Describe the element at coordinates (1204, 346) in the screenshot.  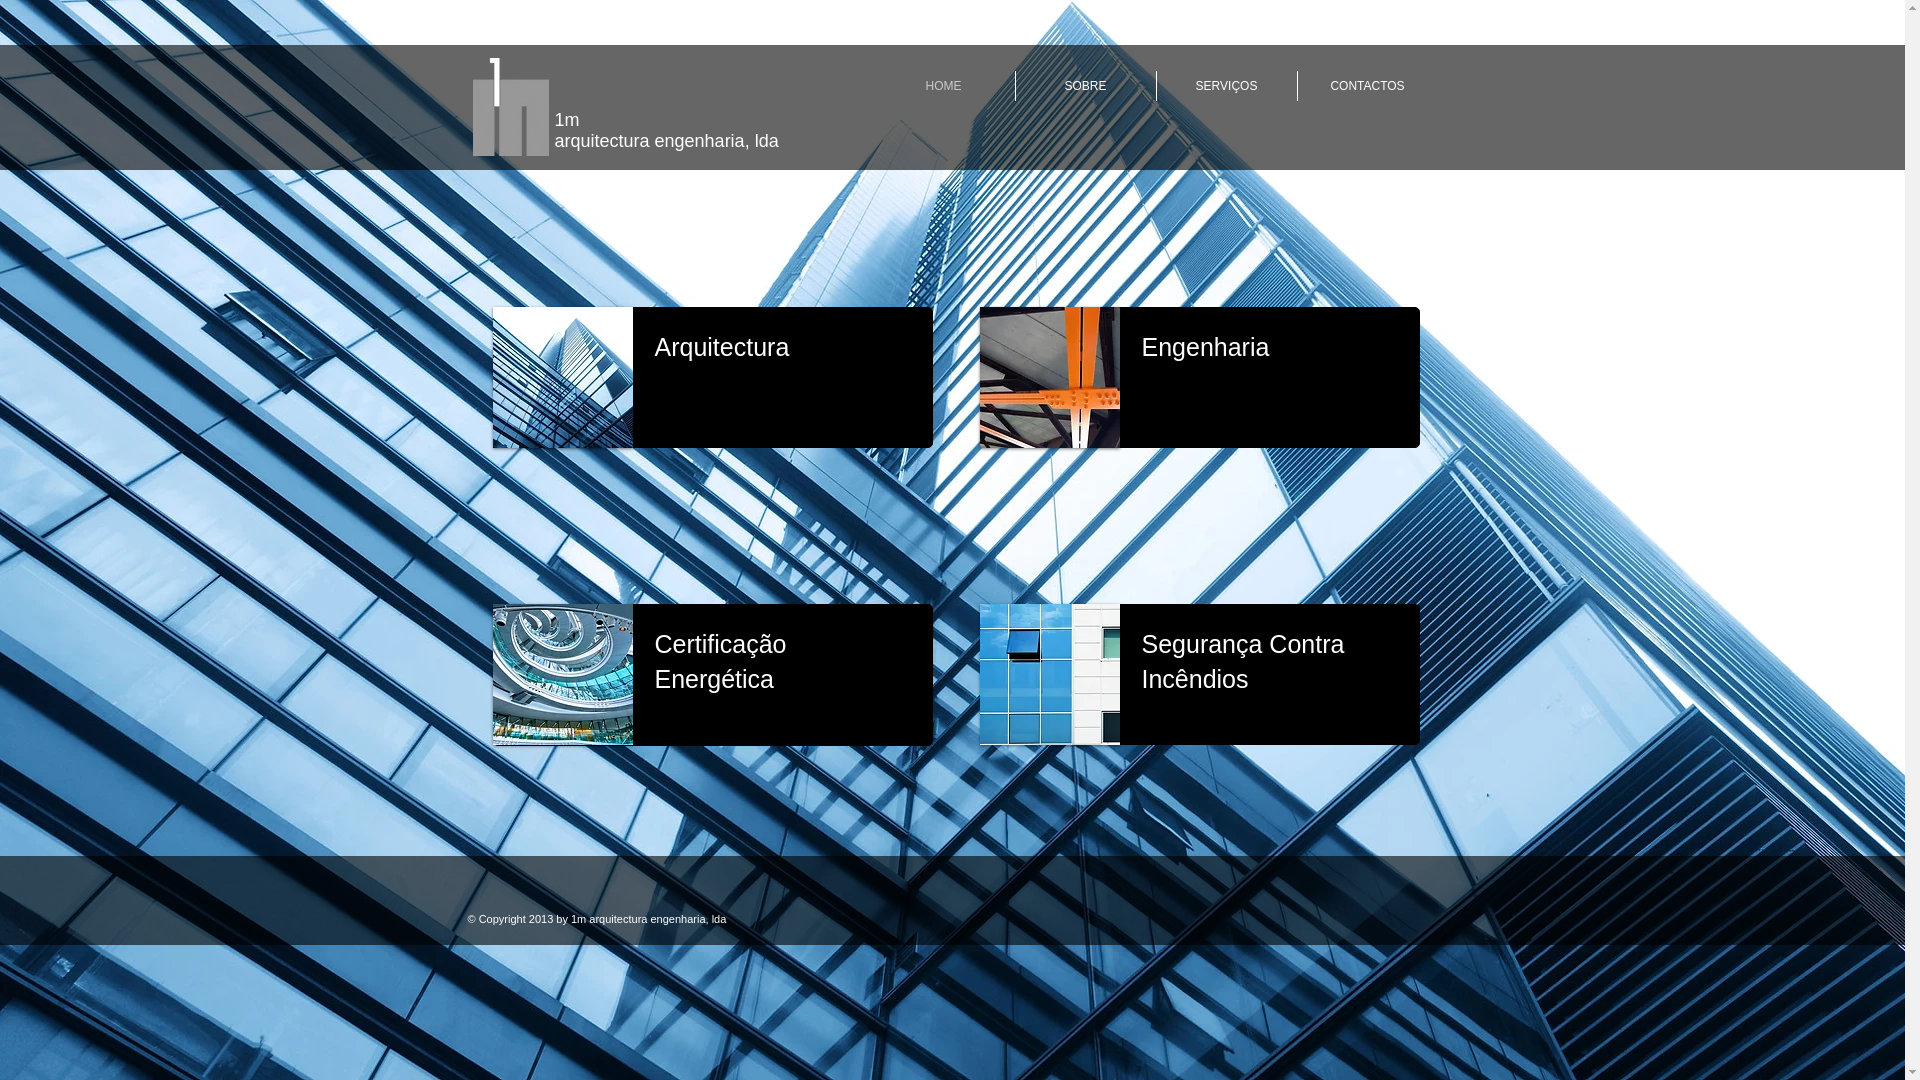
I see `'Engenharia'` at that location.